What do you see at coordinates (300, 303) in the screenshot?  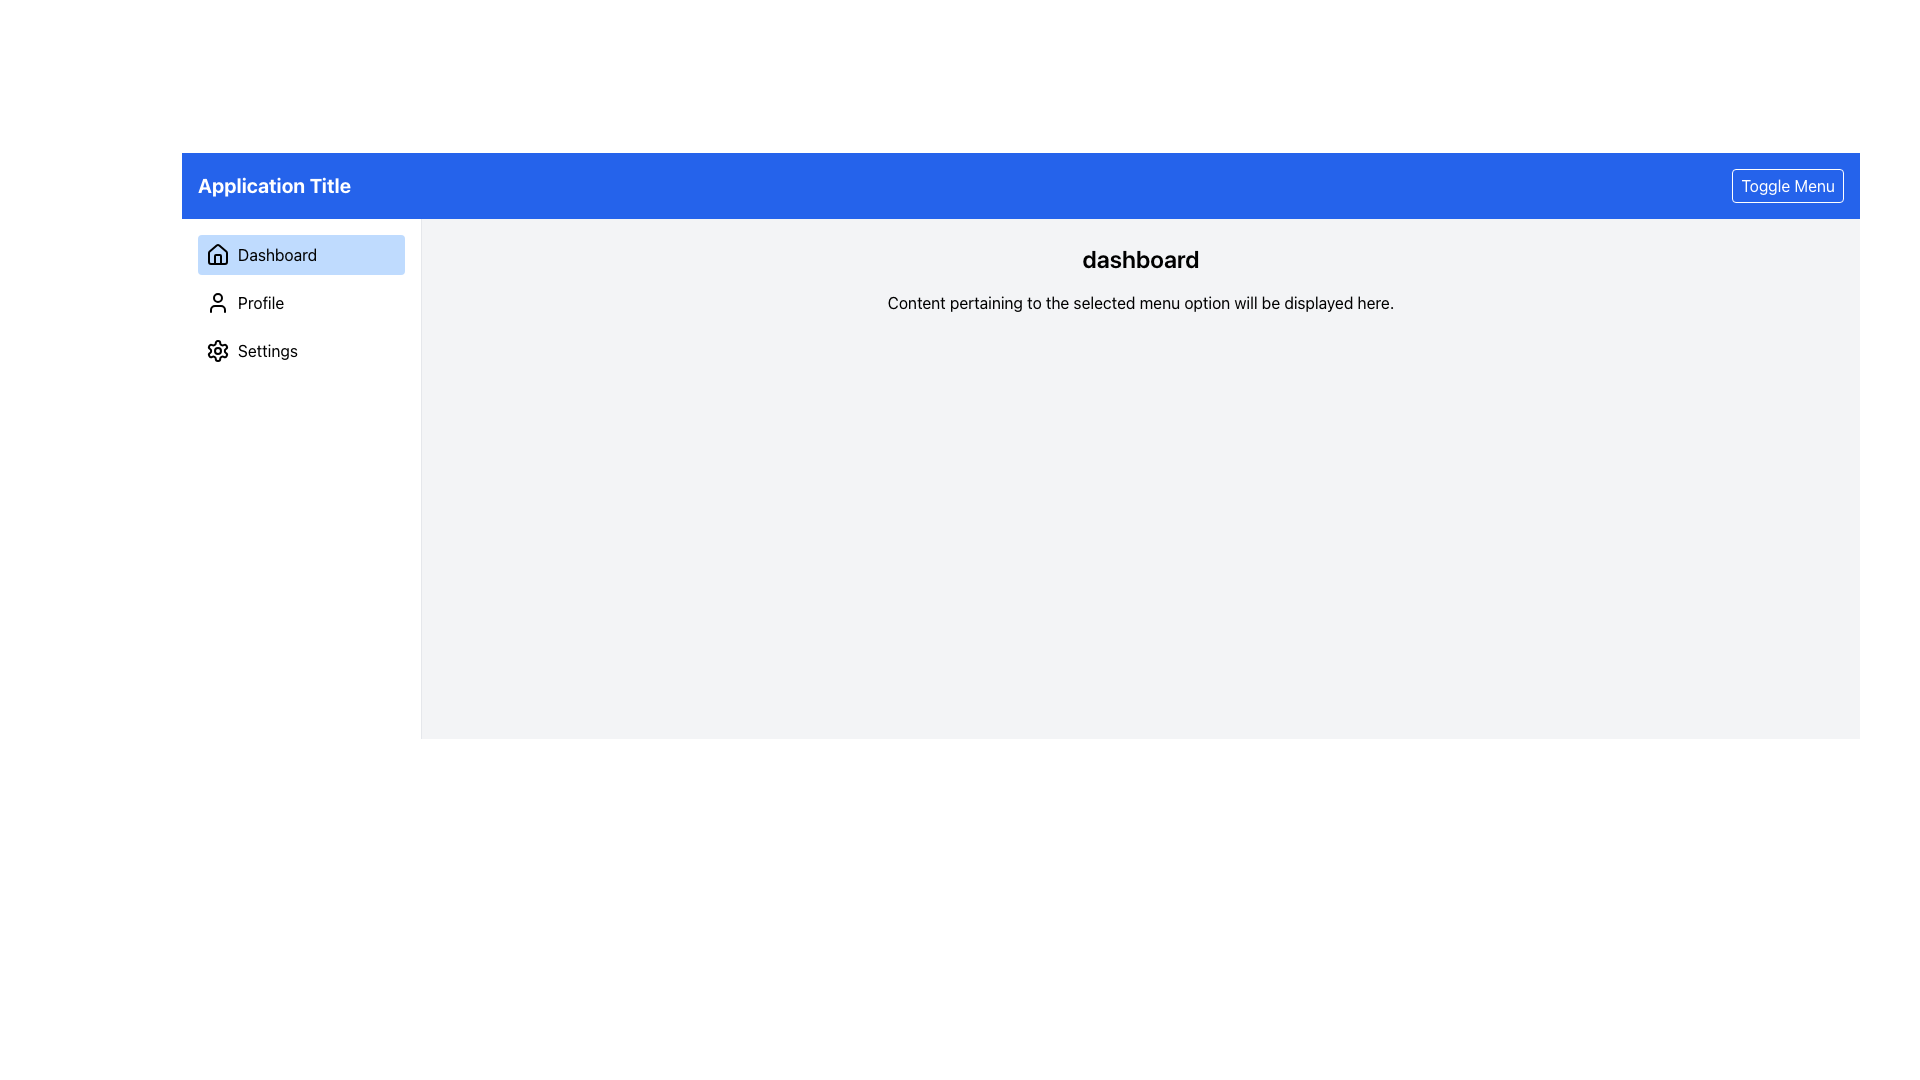 I see `the 'Profile' menu item in the vertical menu panel` at bounding box center [300, 303].